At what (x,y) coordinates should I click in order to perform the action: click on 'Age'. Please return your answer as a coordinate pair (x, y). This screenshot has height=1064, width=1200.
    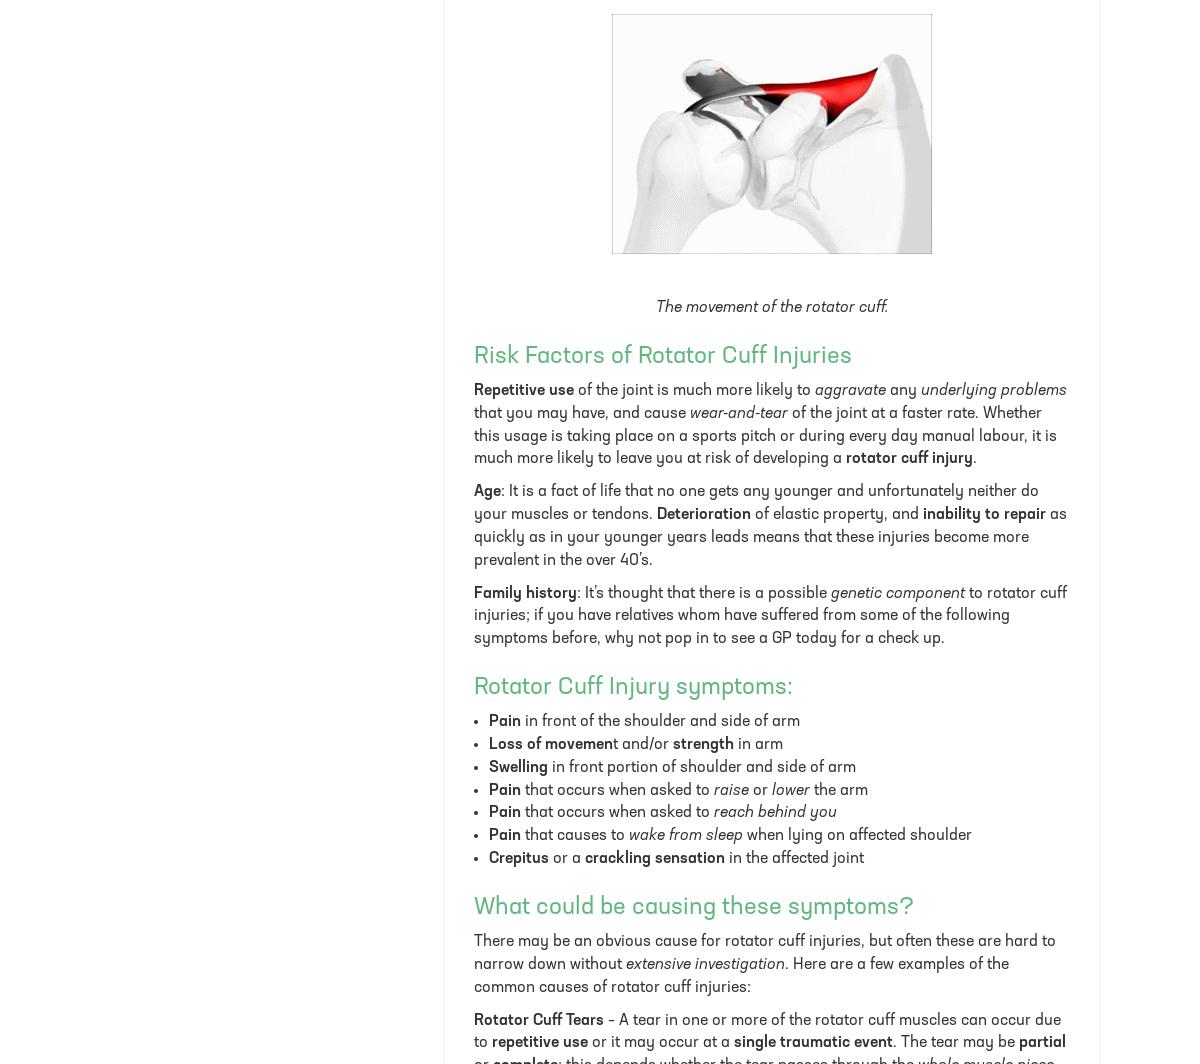
    Looking at the image, I should click on (486, 491).